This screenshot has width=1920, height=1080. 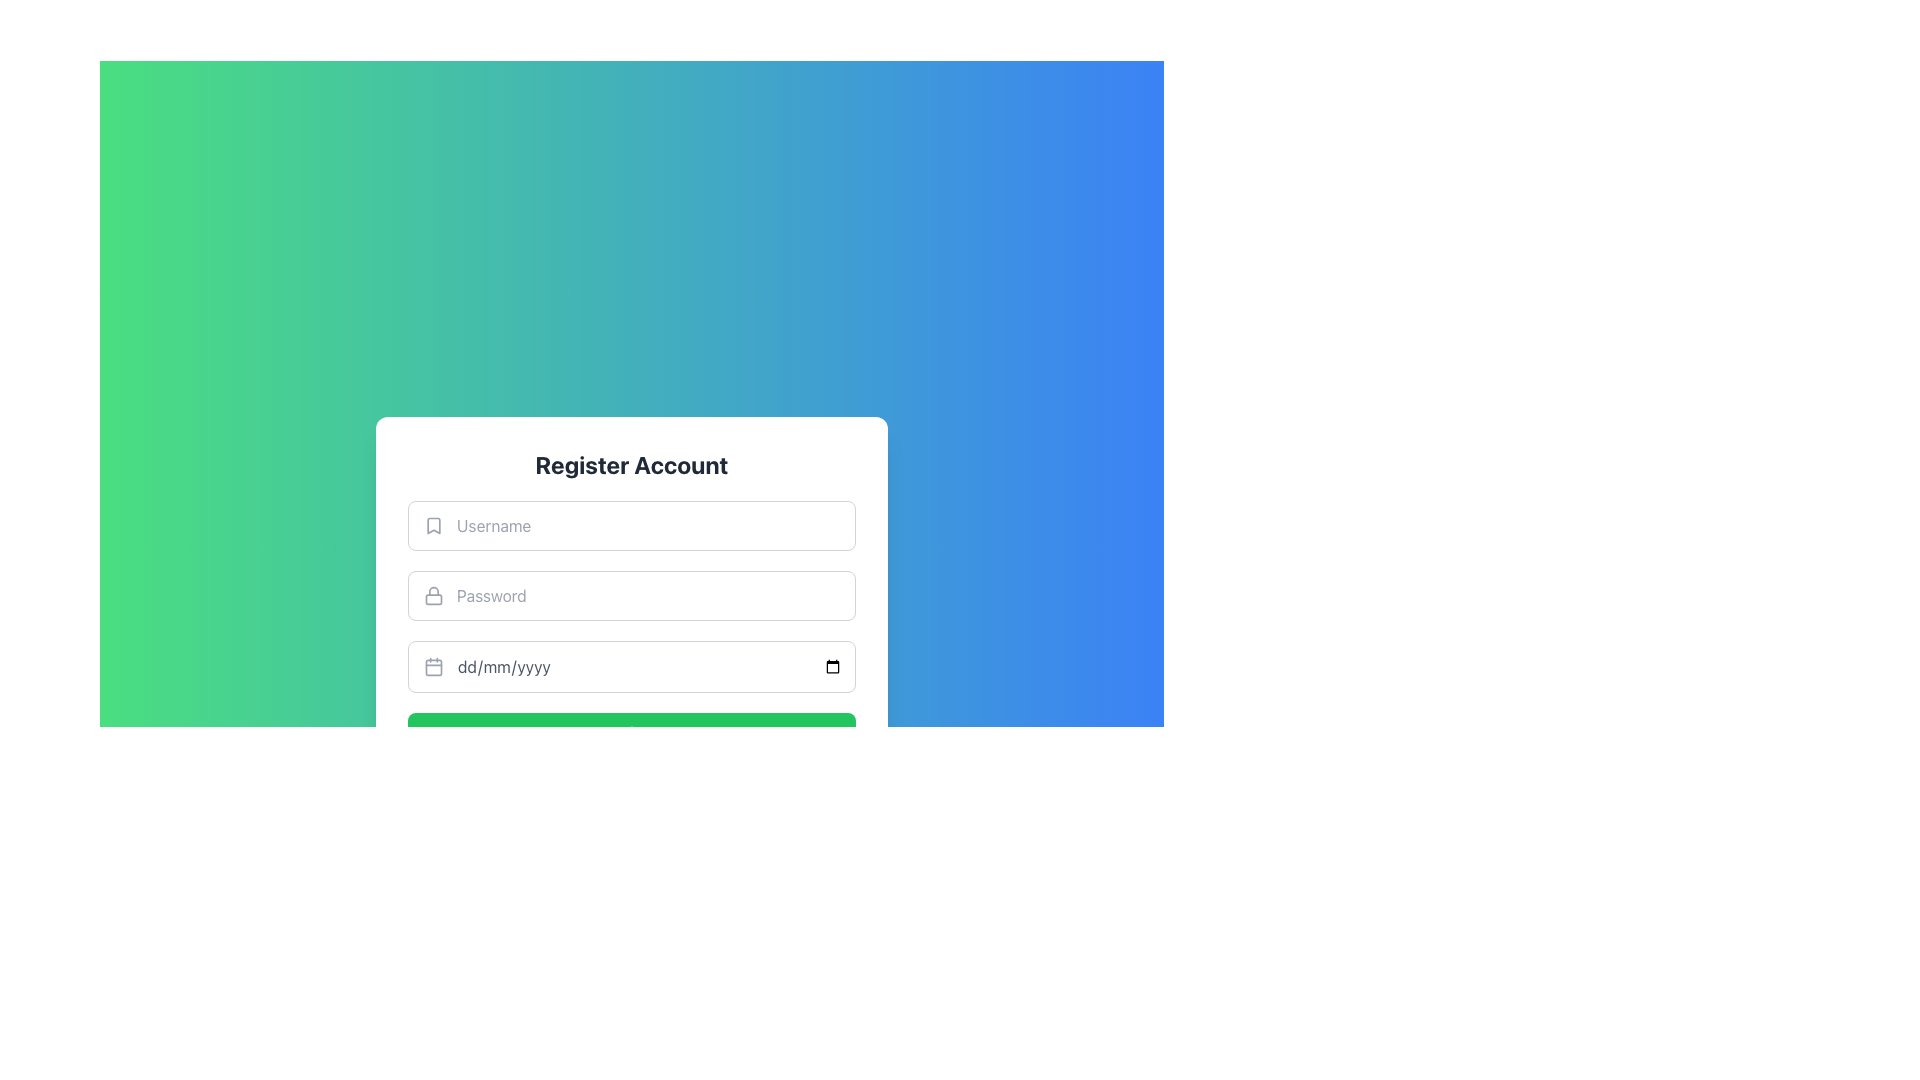 What do you see at coordinates (432, 595) in the screenshot?
I see `the small gray lock icon that indicates a secure or password-related field, located to the left of the password input field` at bounding box center [432, 595].